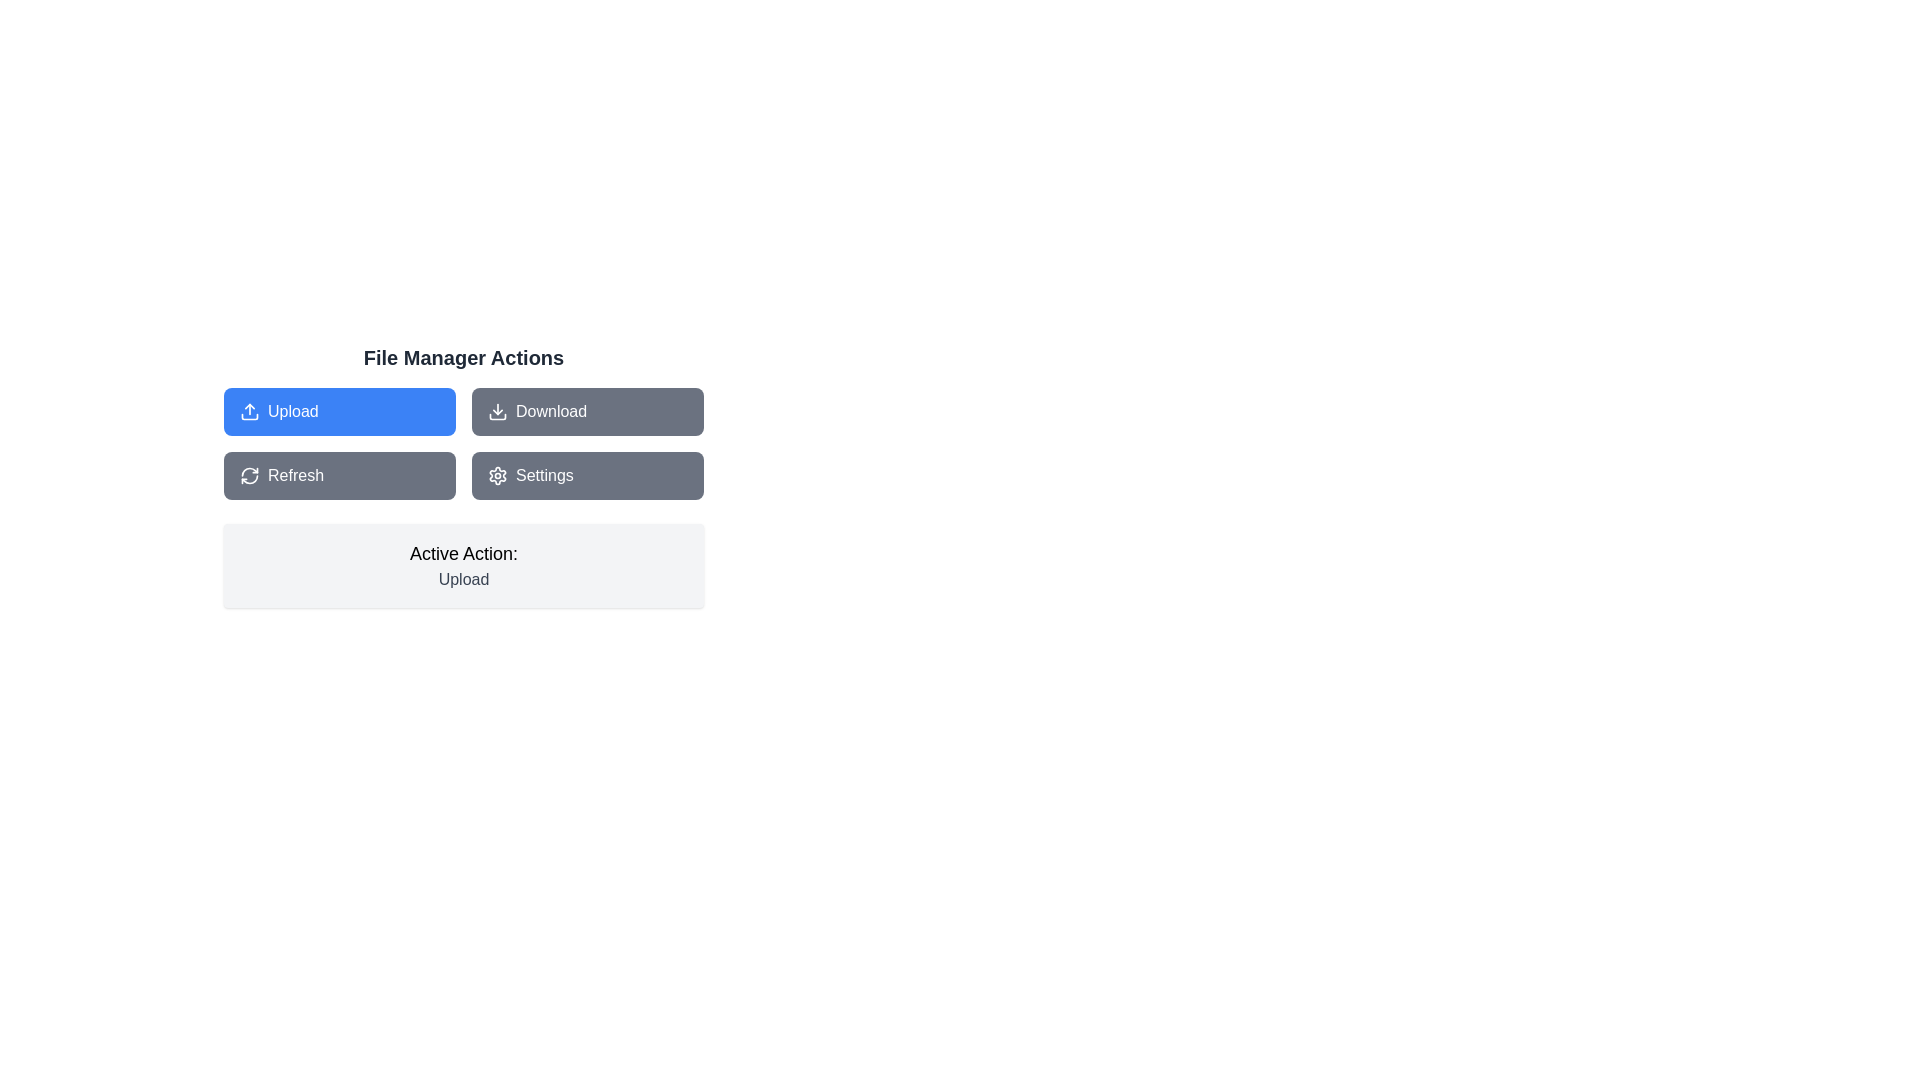 This screenshot has width=1920, height=1080. I want to click on the 'Refresh' text label located in the lower left of the grid, second in the row, so click(295, 475).